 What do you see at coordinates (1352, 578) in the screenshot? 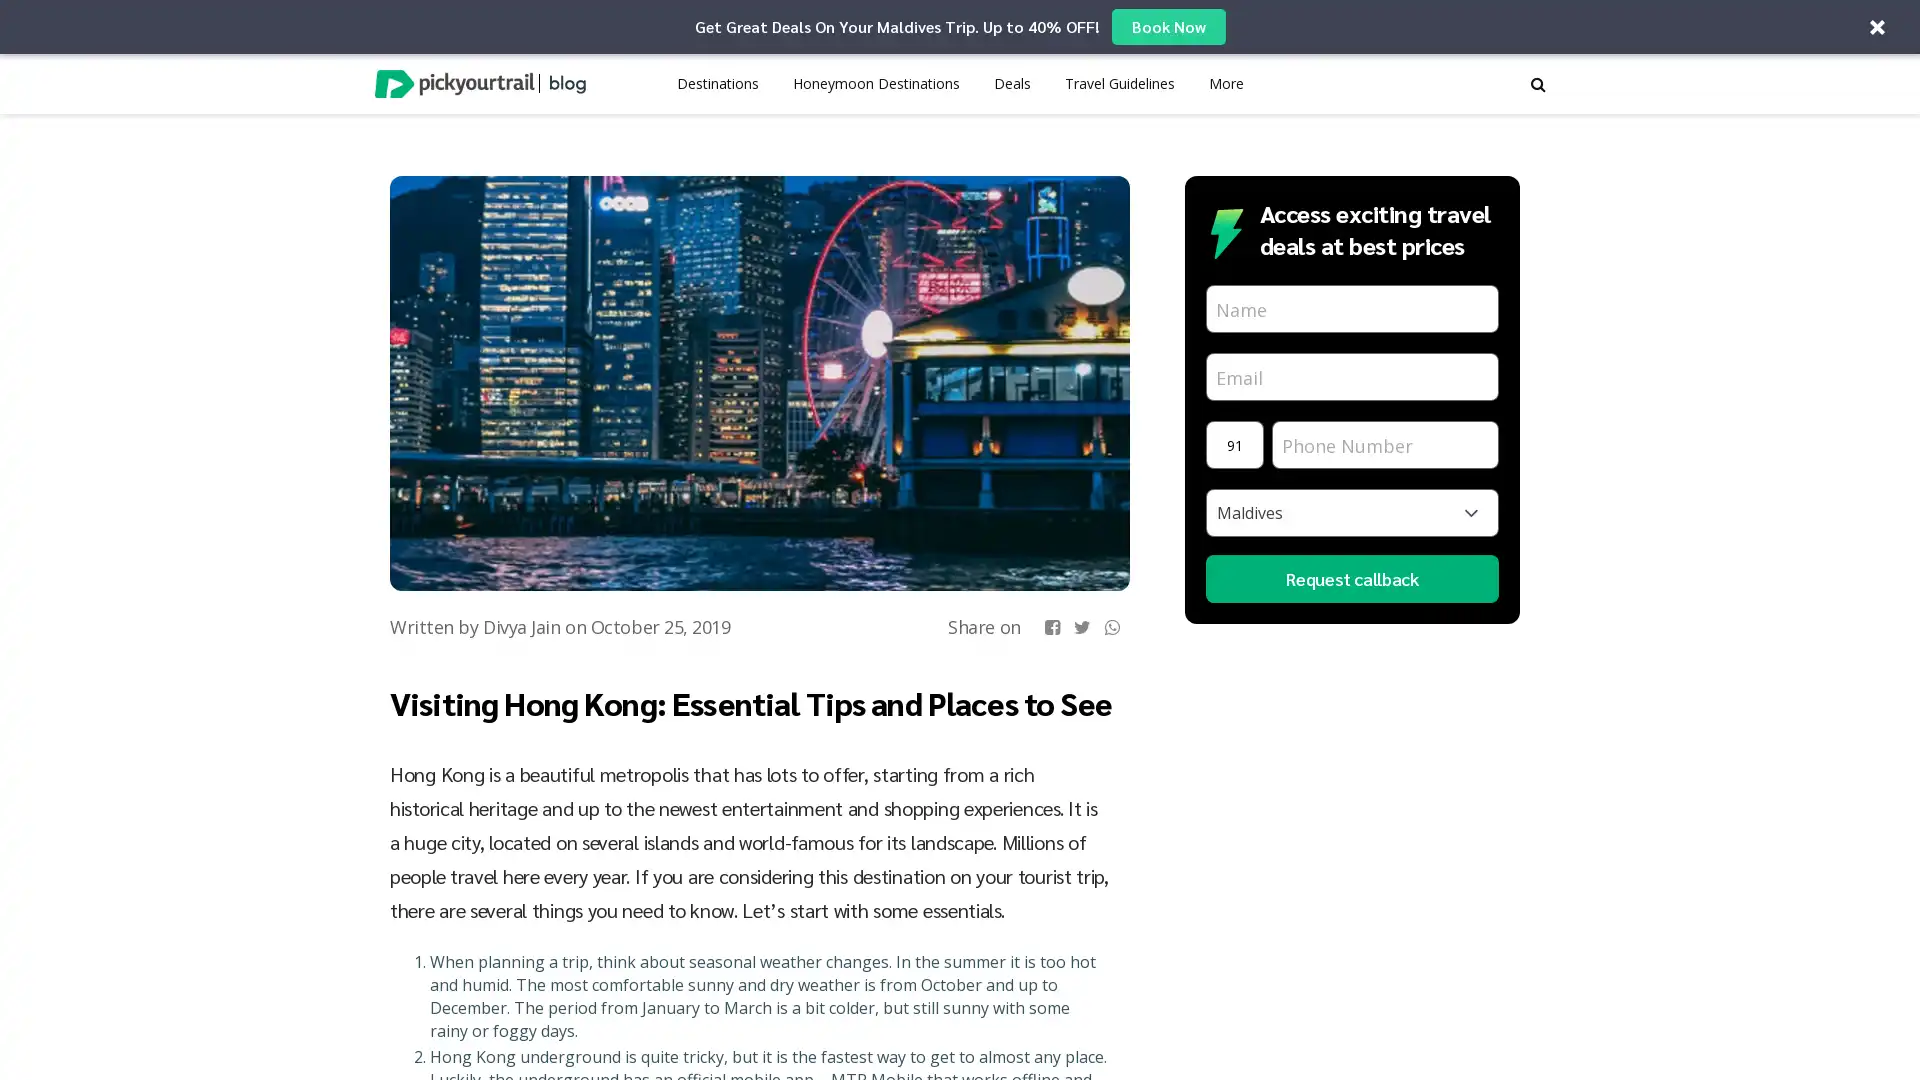
I see `Request callback` at bounding box center [1352, 578].